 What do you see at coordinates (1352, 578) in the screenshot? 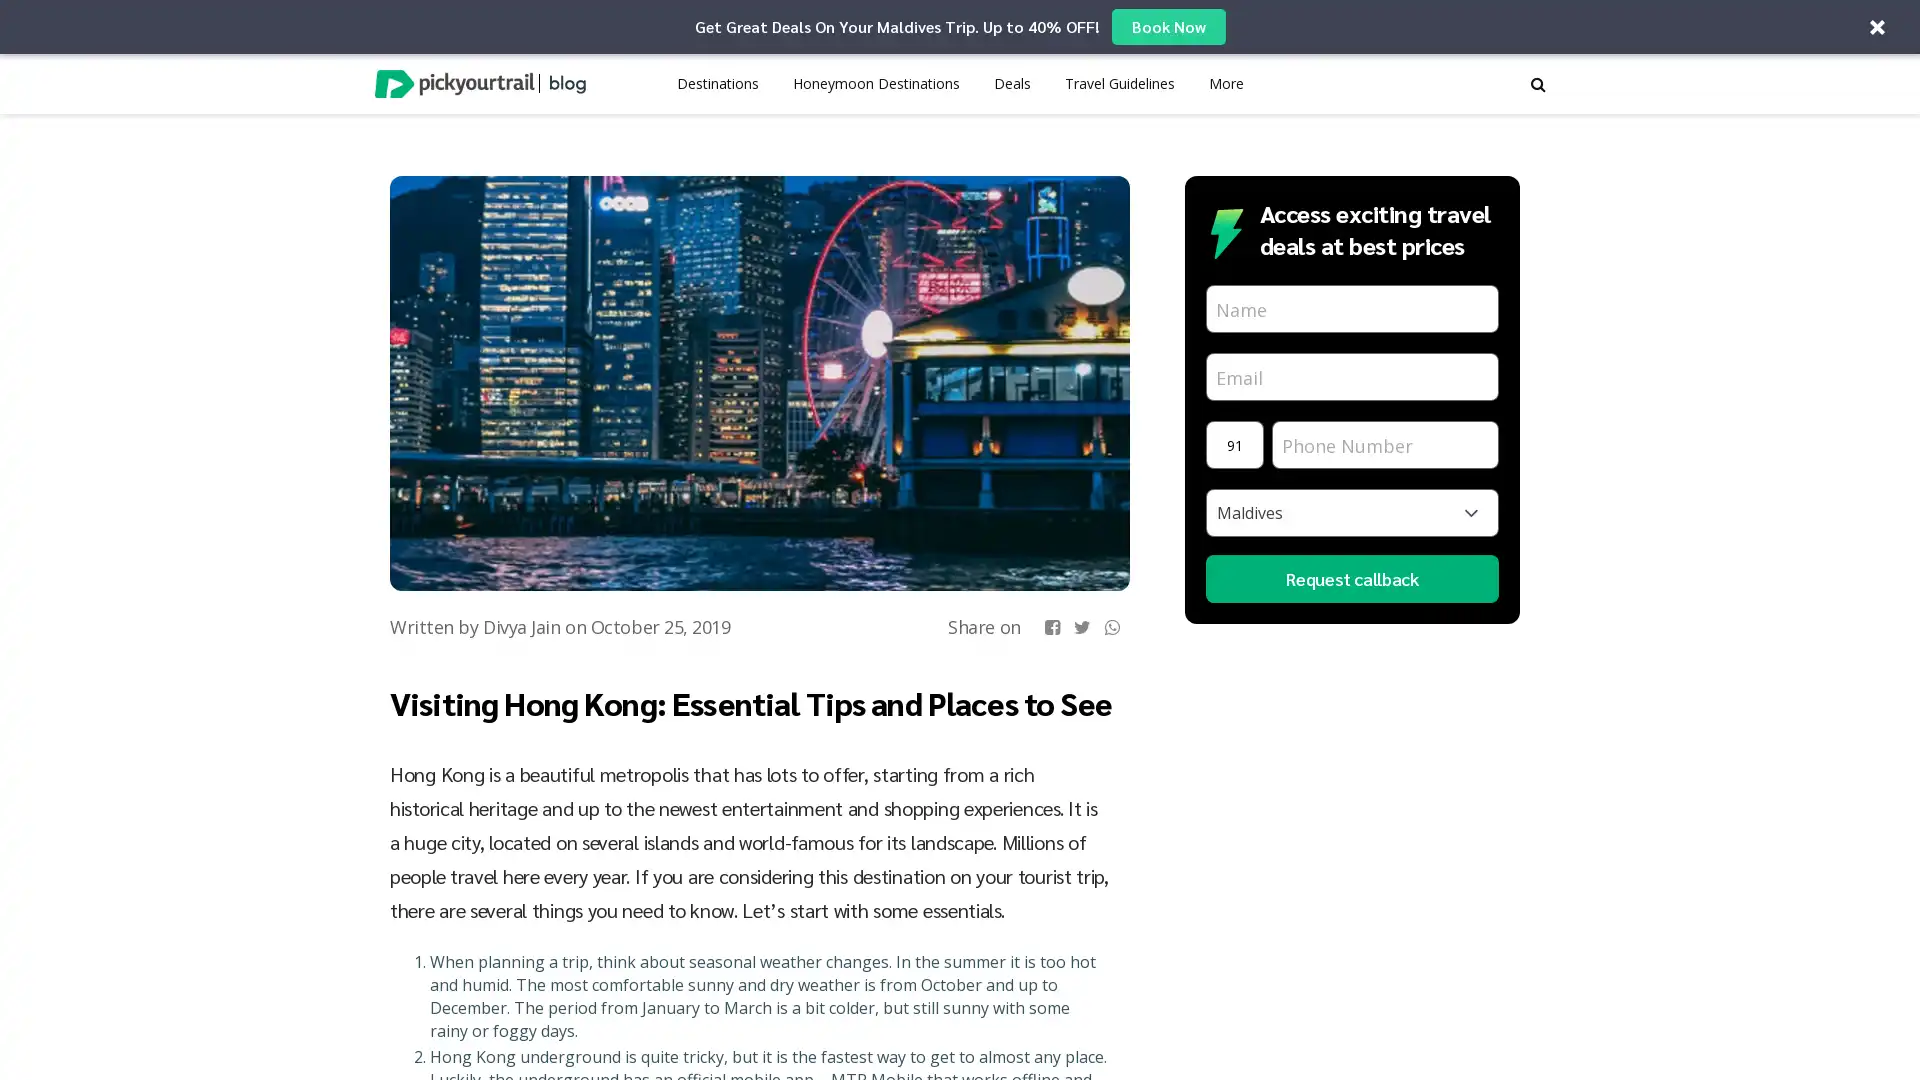
I see `Request callback` at bounding box center [1352, 578].